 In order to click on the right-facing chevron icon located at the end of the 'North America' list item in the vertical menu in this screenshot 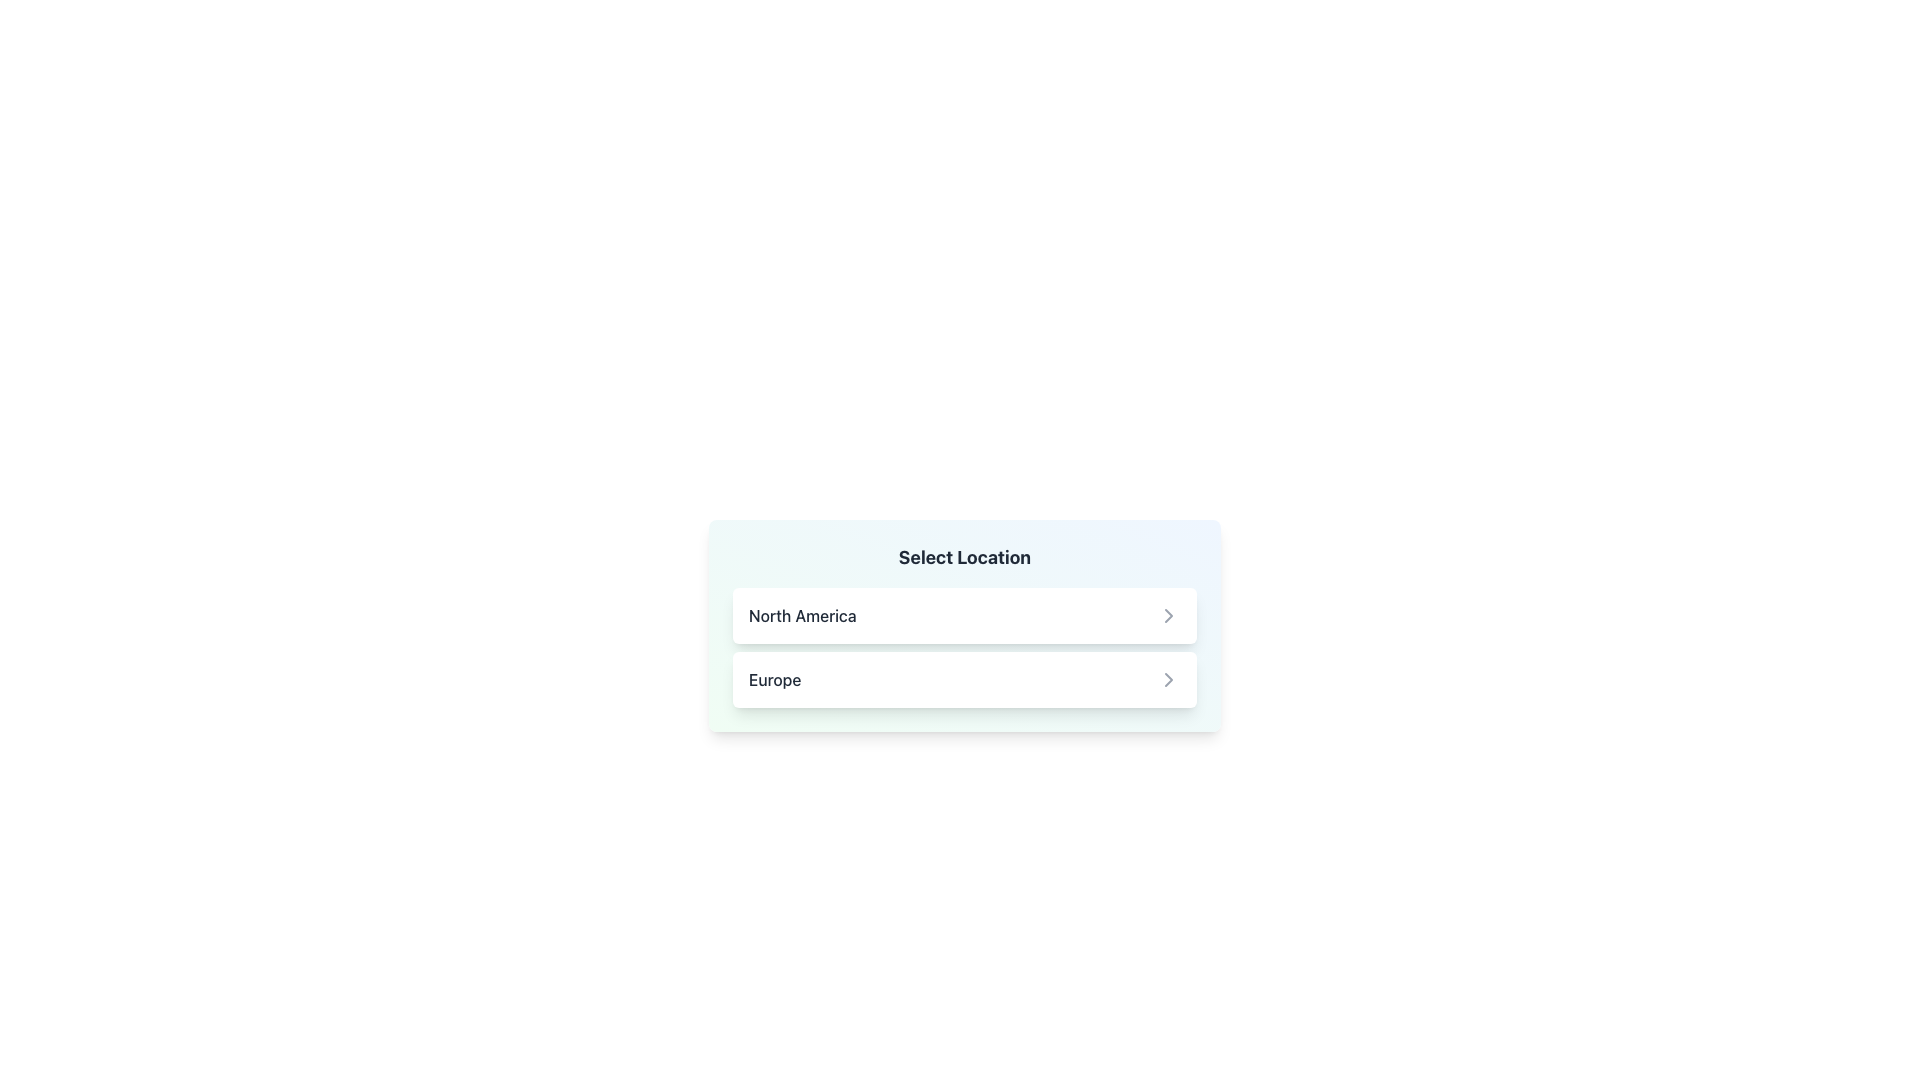, I will do `click(1169, 615)`.